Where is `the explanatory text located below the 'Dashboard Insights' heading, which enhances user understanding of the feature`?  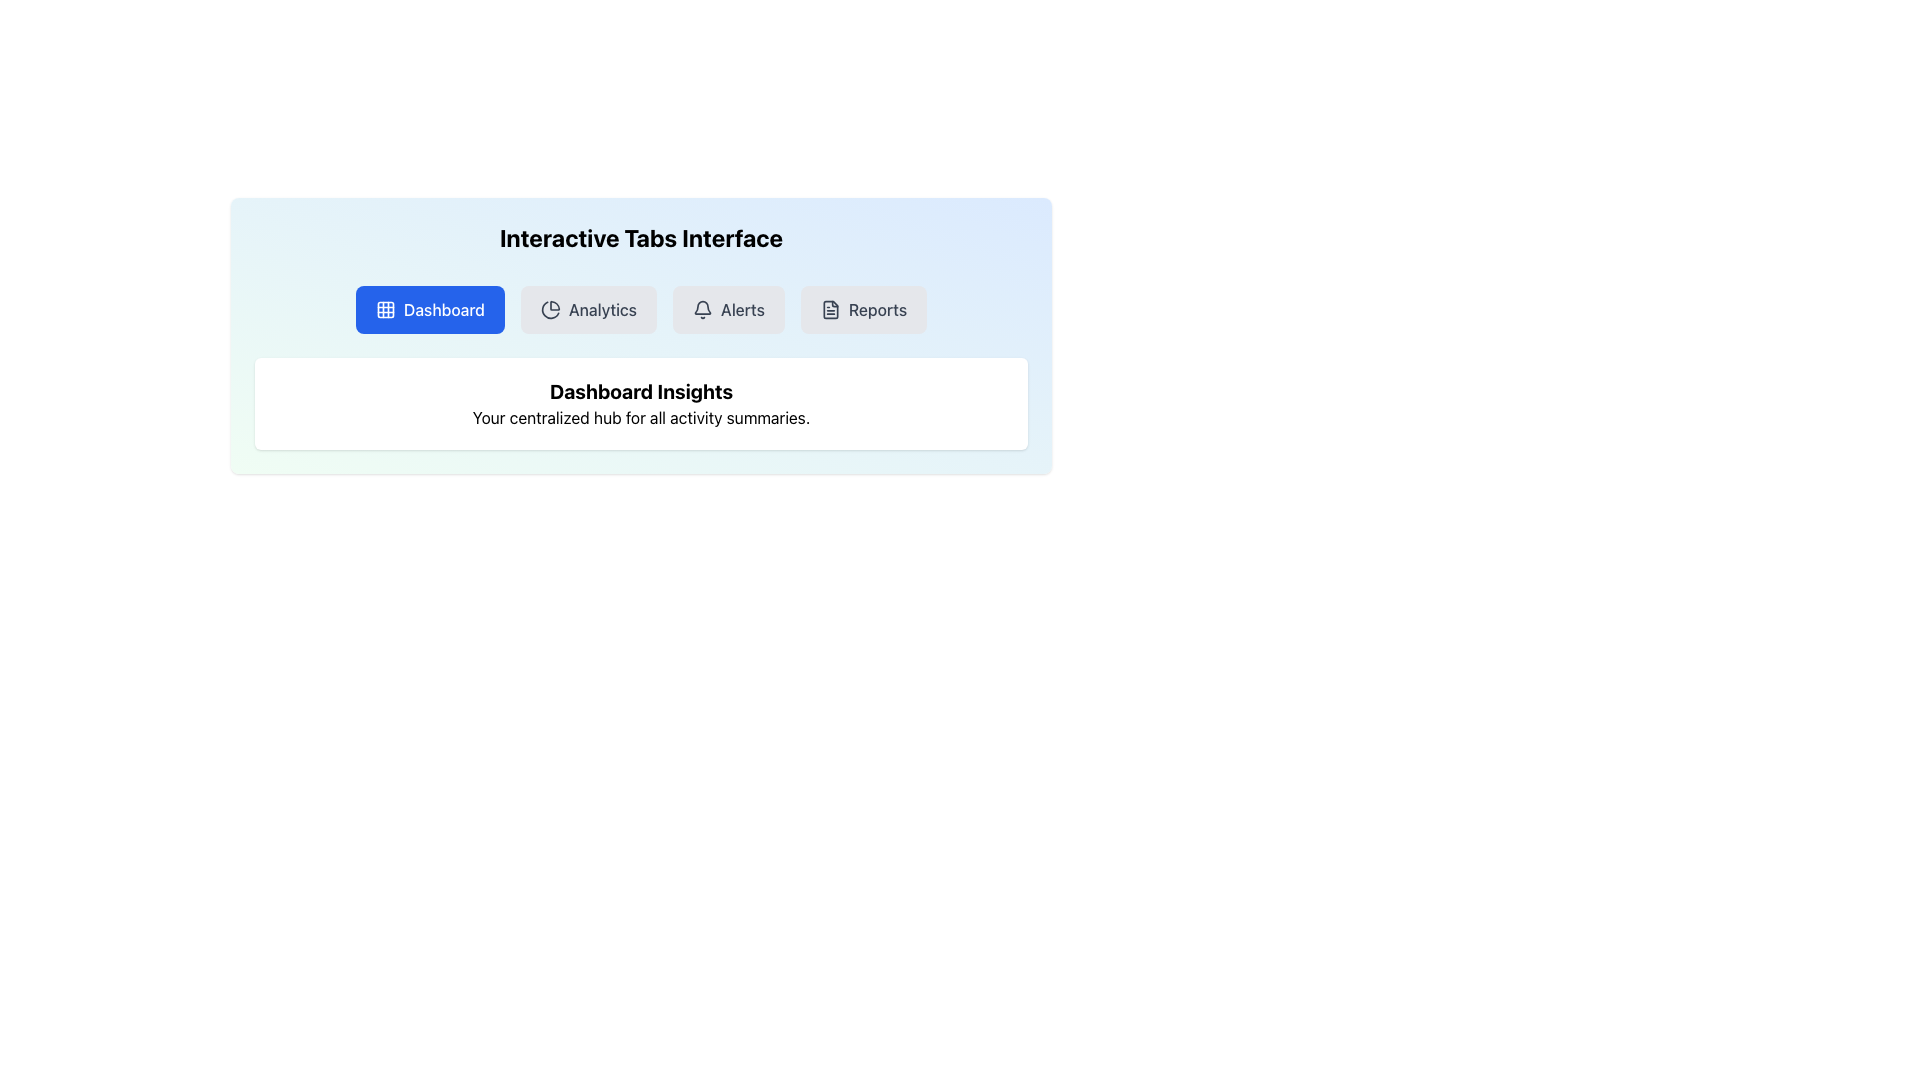
the explanatory text located below the 'Dashboard Insights' heading, which enhances user understanding of the feature is located at coordinates (641, 416).